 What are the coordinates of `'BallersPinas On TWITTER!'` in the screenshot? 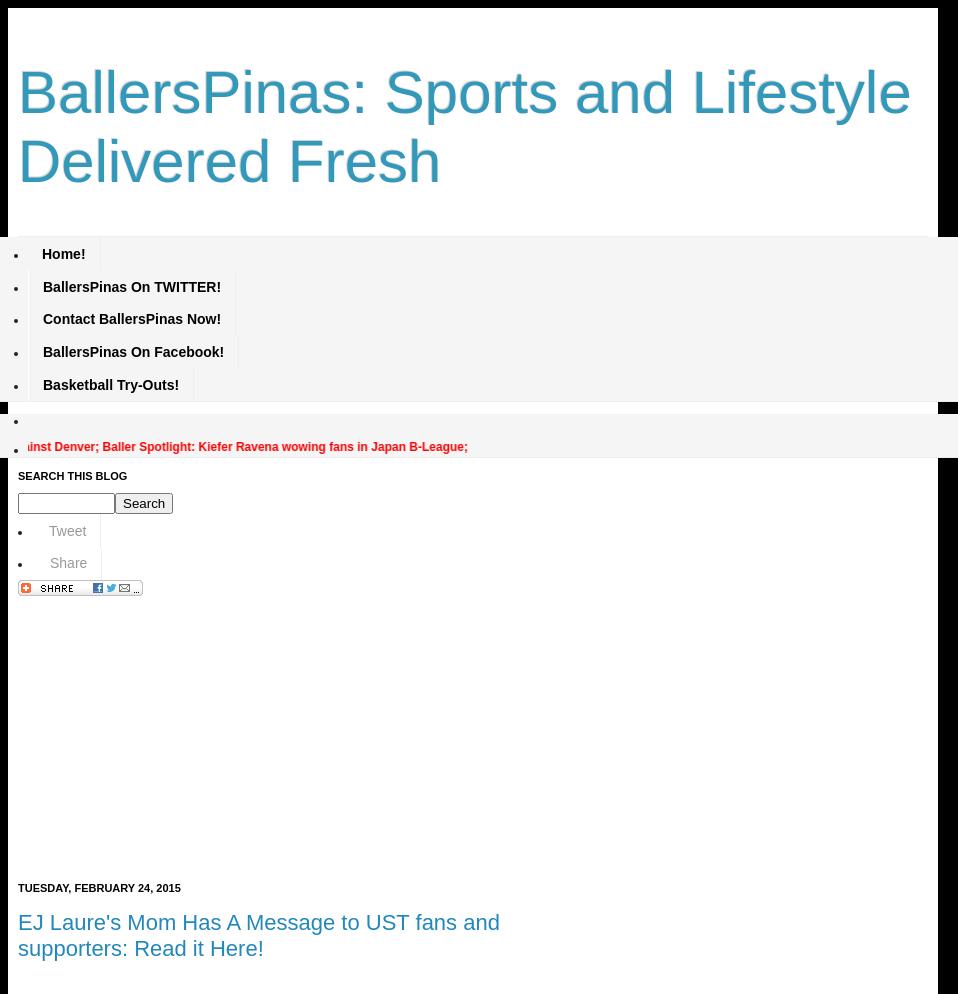 It's located at (132, 285).